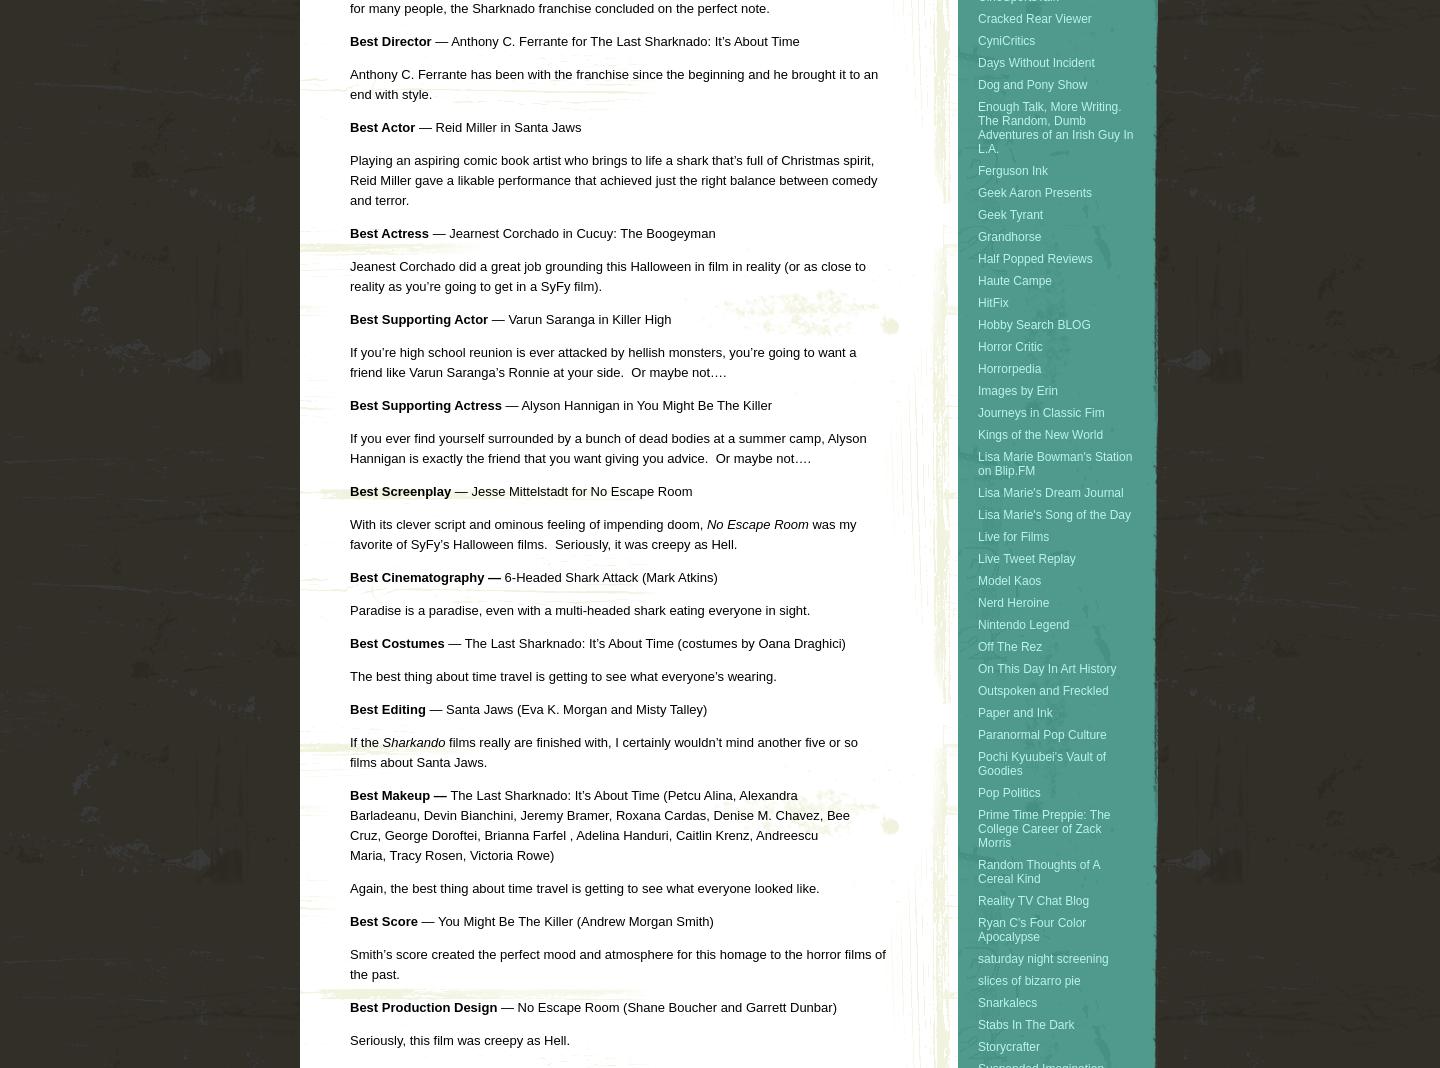  What do you see at coordinates (1032, 84) in the screenshot?
I see `'Dog and Pony Show'` at bounding box center [1032, 84].